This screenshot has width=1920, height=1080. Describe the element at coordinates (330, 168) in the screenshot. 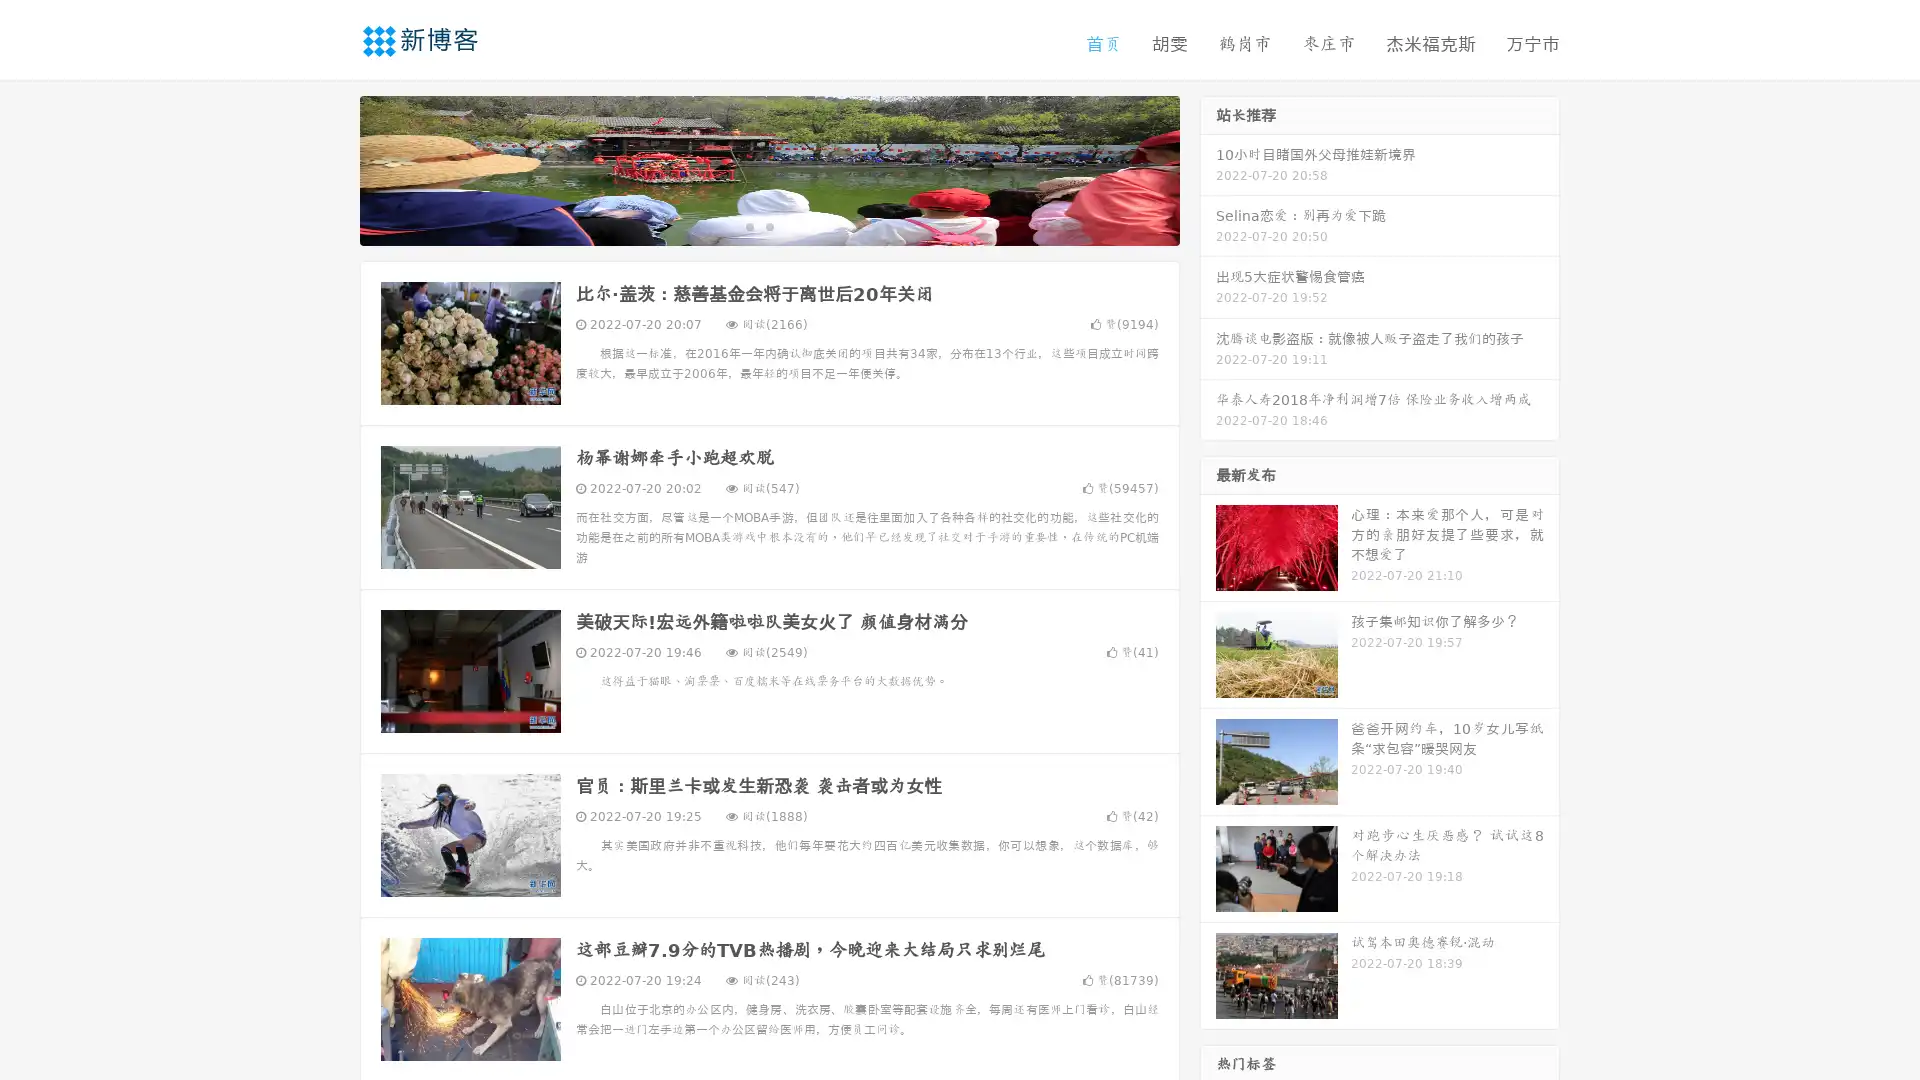

I see `Previous slide` at that location.